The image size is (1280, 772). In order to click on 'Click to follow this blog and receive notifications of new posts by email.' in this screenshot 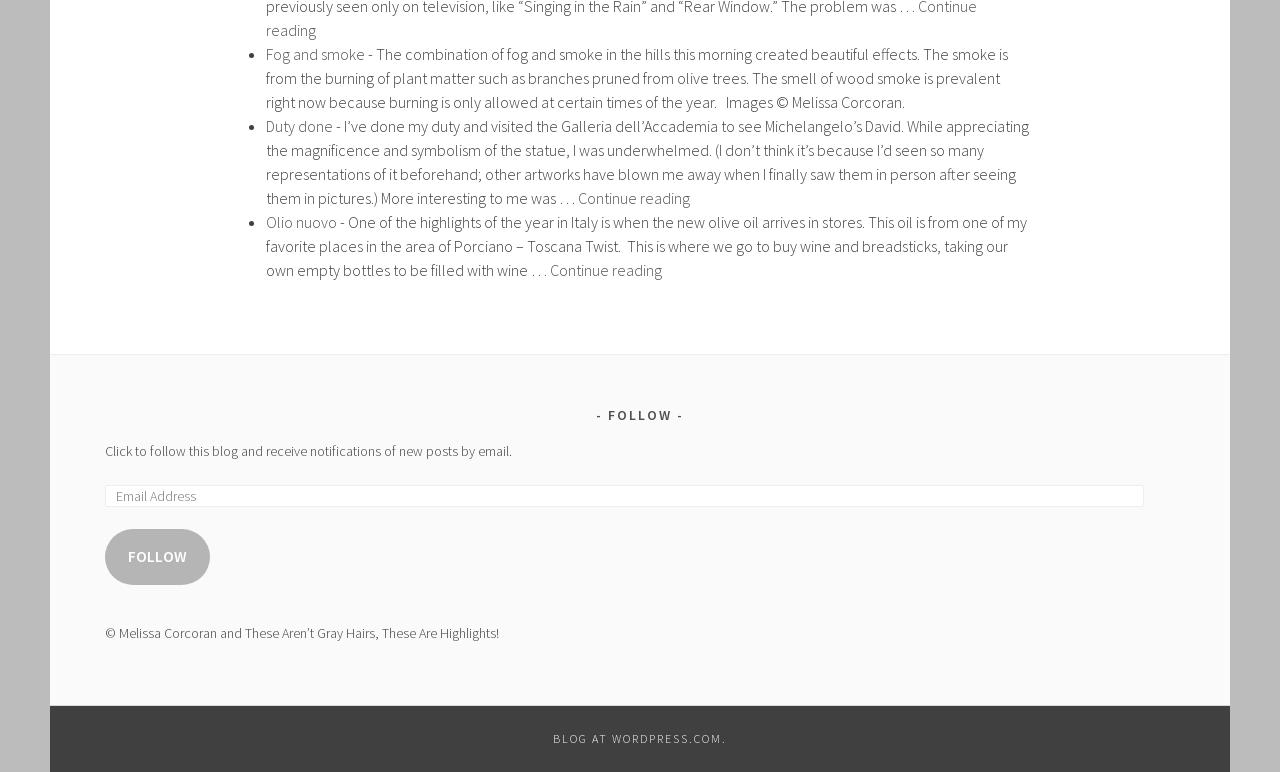, I will do `click(103, 448)`.